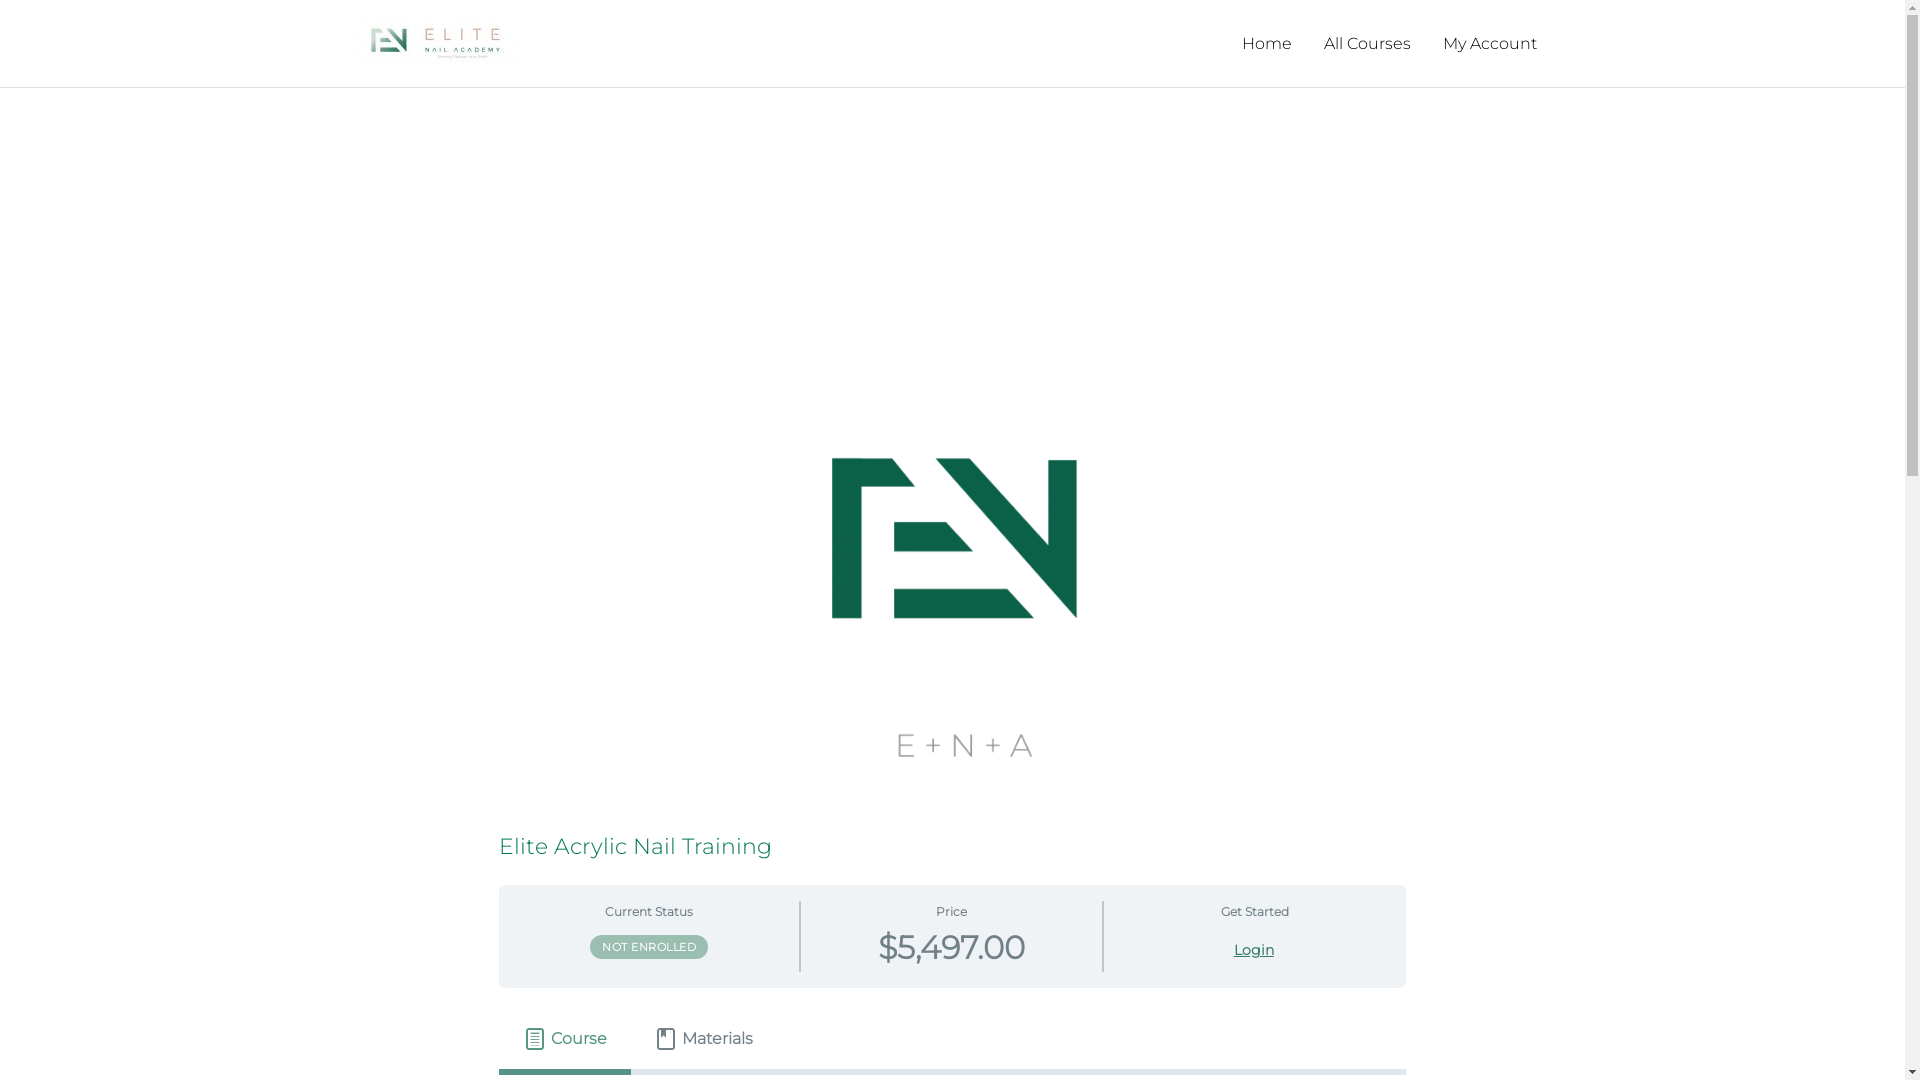 This screenshot has height=1080, width=1920. What do you see at coordinates (1366, 43) in the screenshot?
I see `'All Courses'` at bounding box center [1366, 43].